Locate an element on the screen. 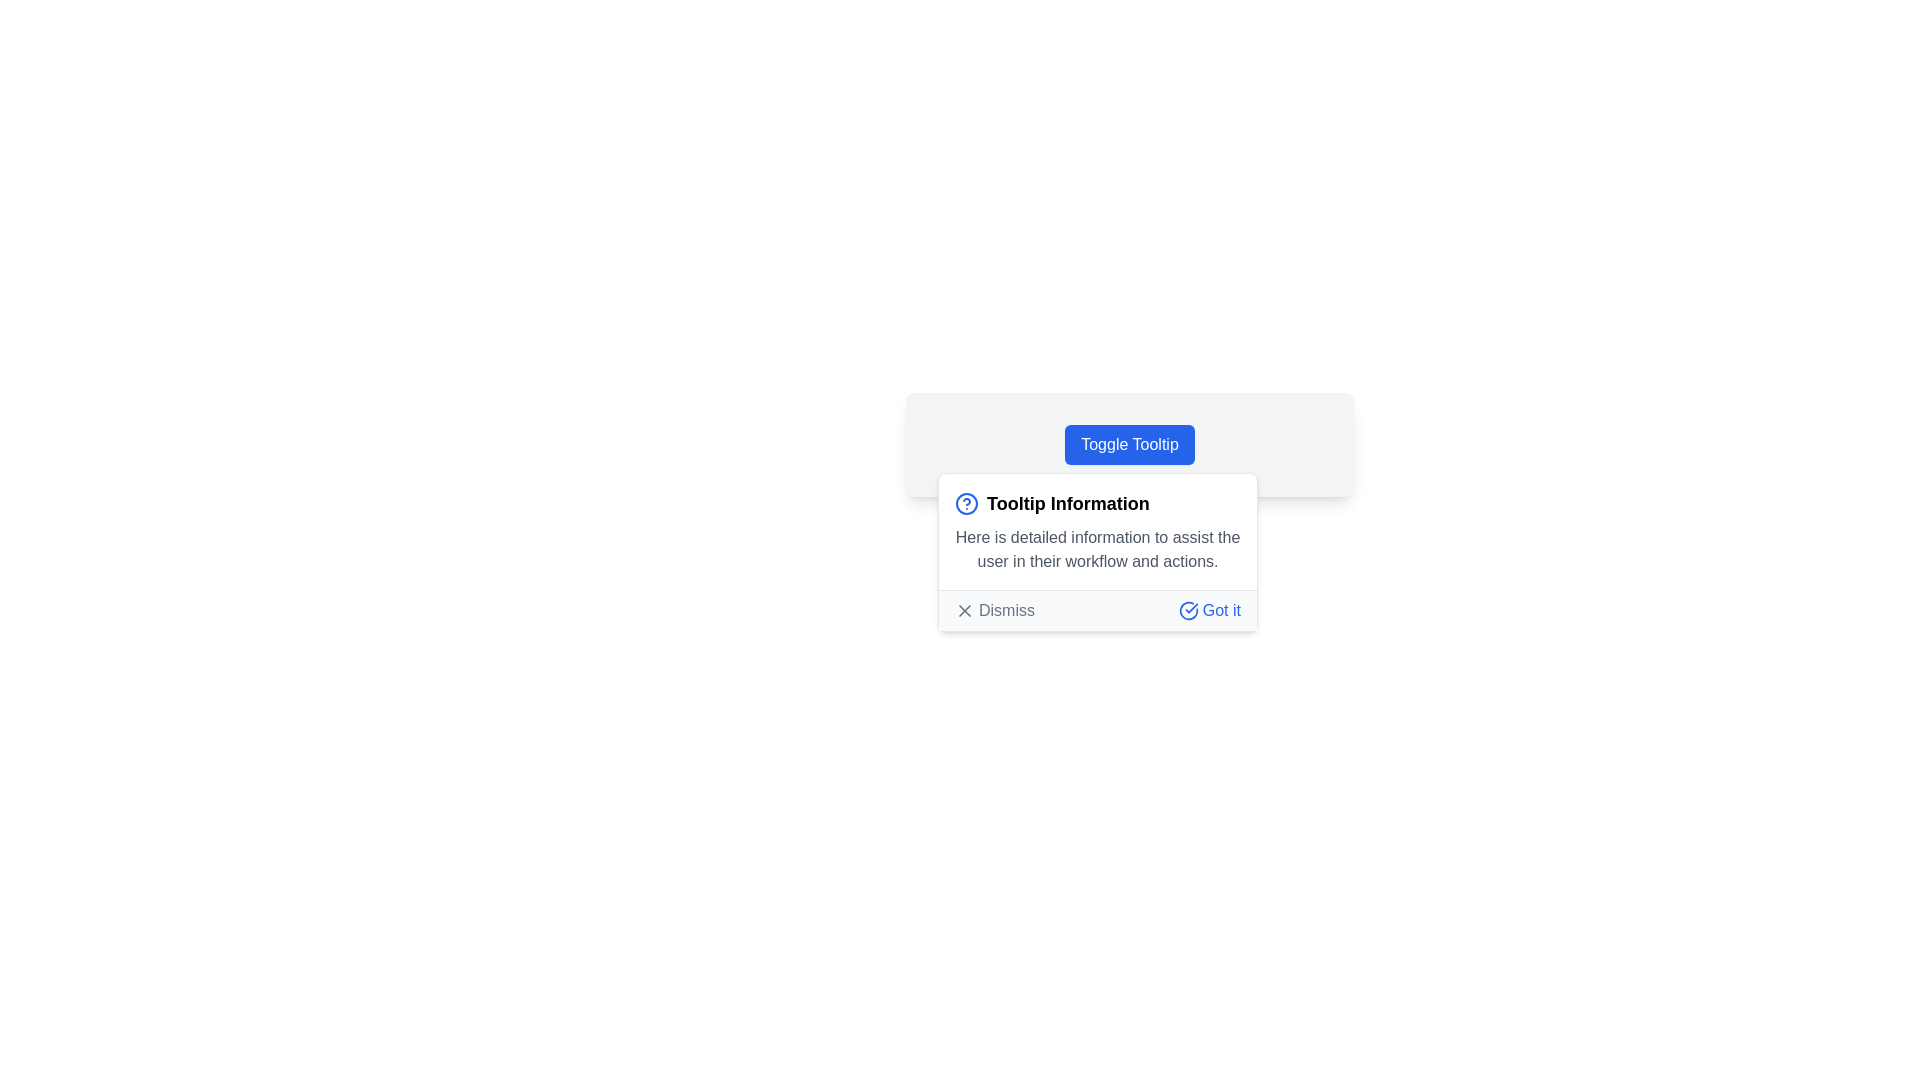 This screenshot has height=1080, width=1920. the rectangular button with a blue background and white text reading 'Toggle Tooltip' is located at coordinates (1129, 443).